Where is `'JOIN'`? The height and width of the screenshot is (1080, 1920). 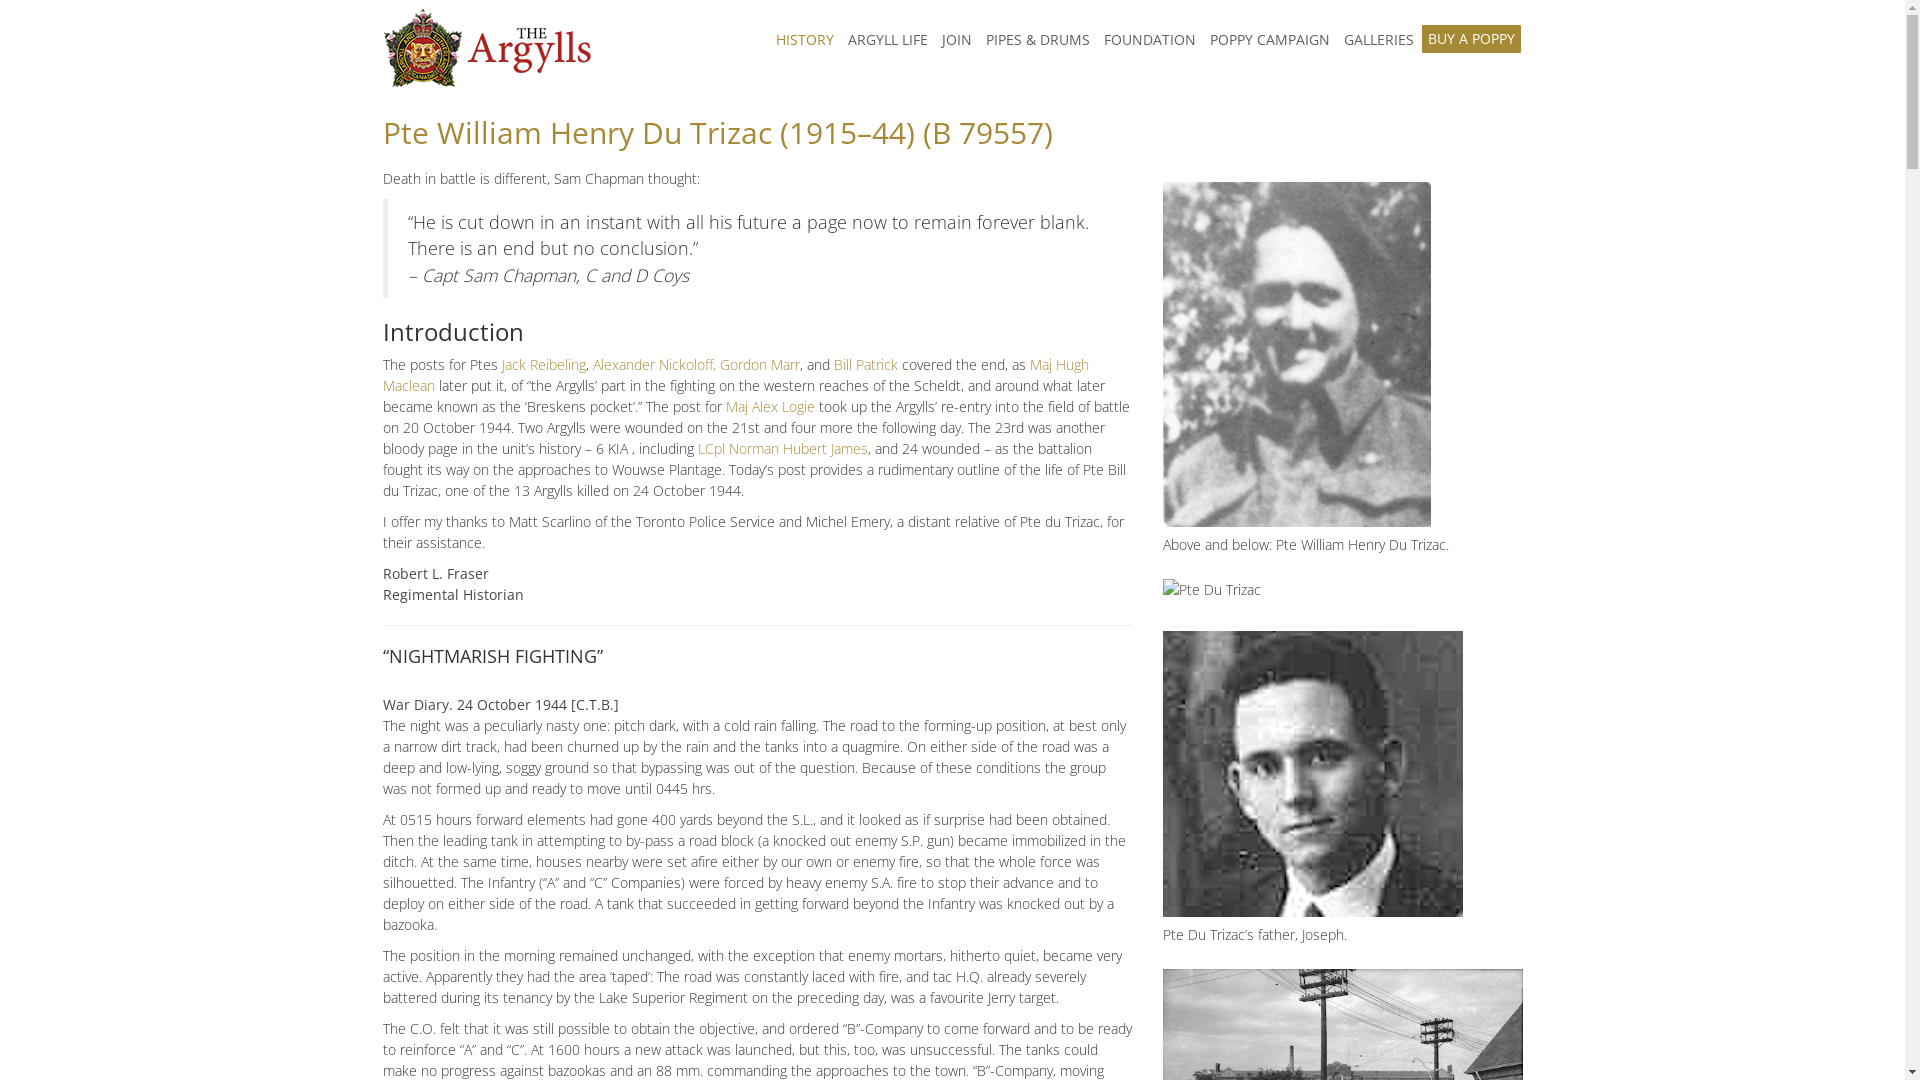
'JOIN' is located at coordinates (933, 39).